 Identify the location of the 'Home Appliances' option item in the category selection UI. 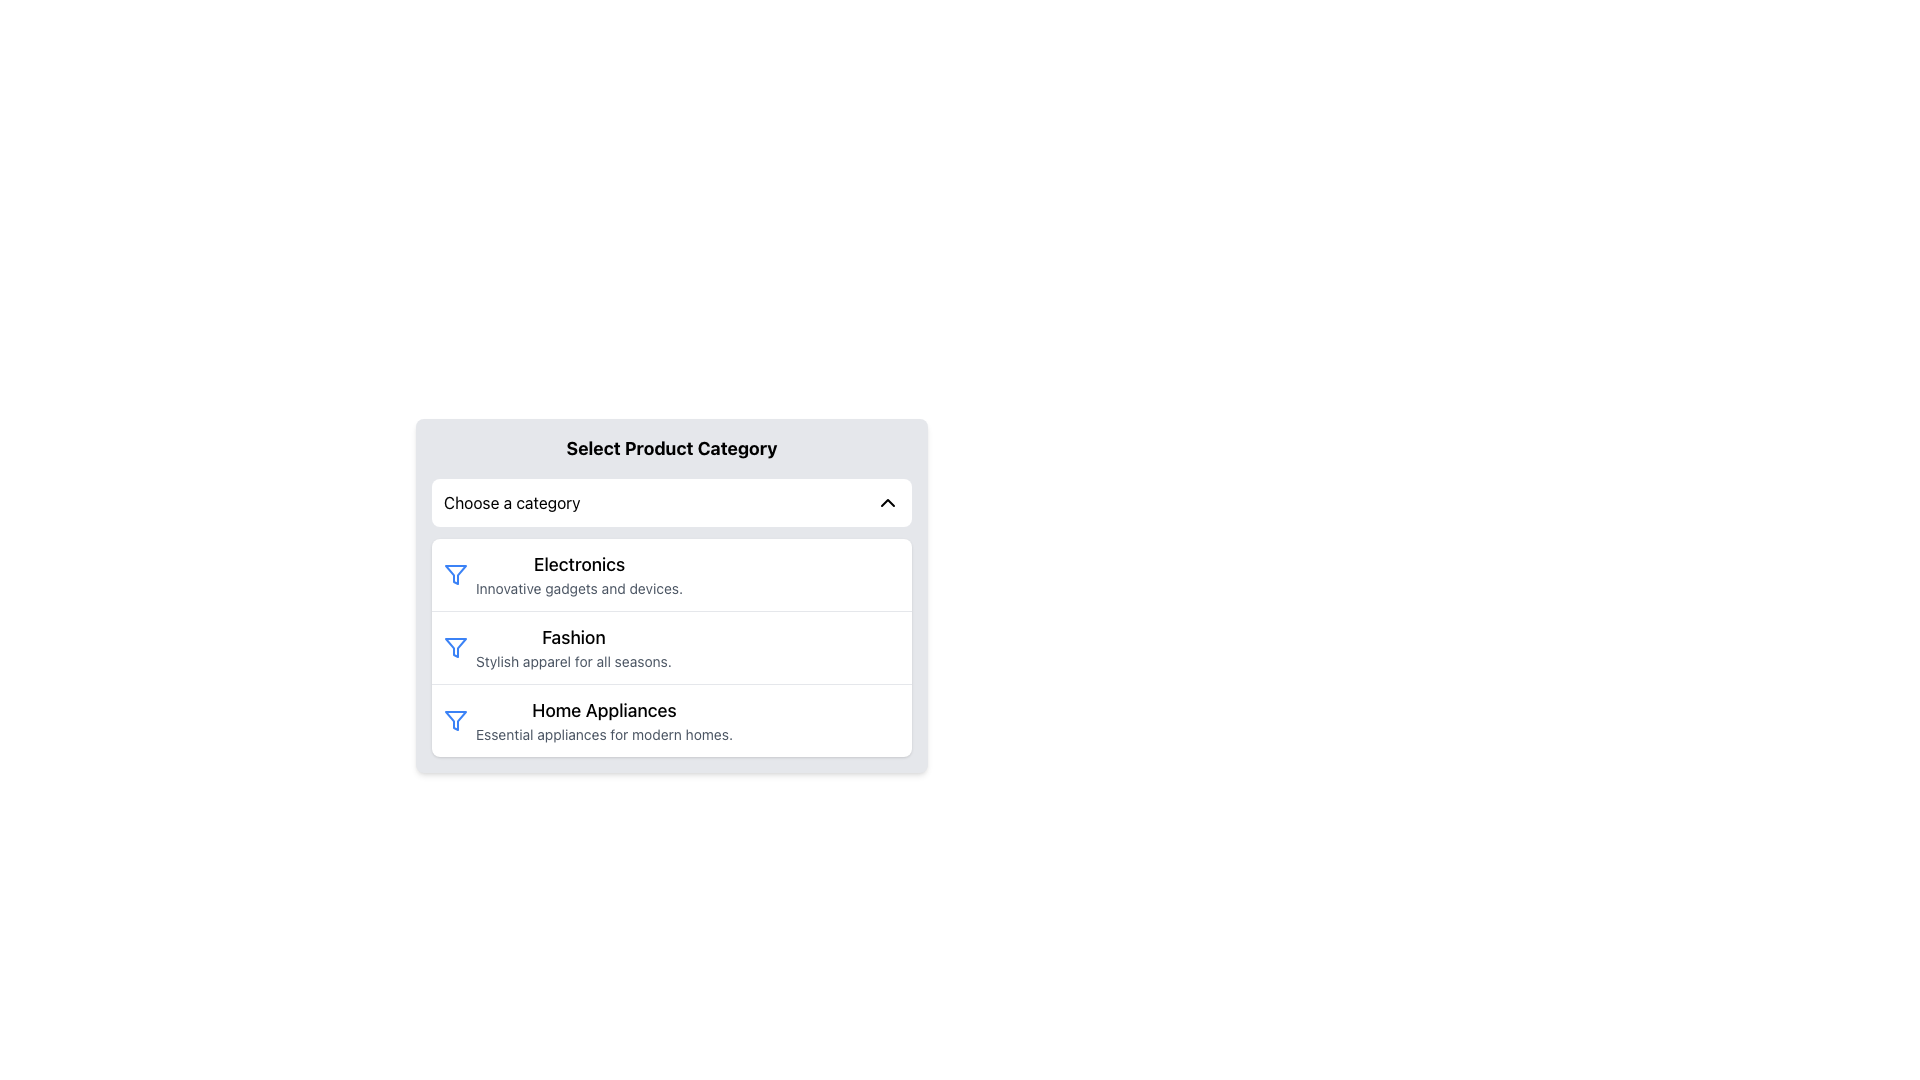
(603, 721).